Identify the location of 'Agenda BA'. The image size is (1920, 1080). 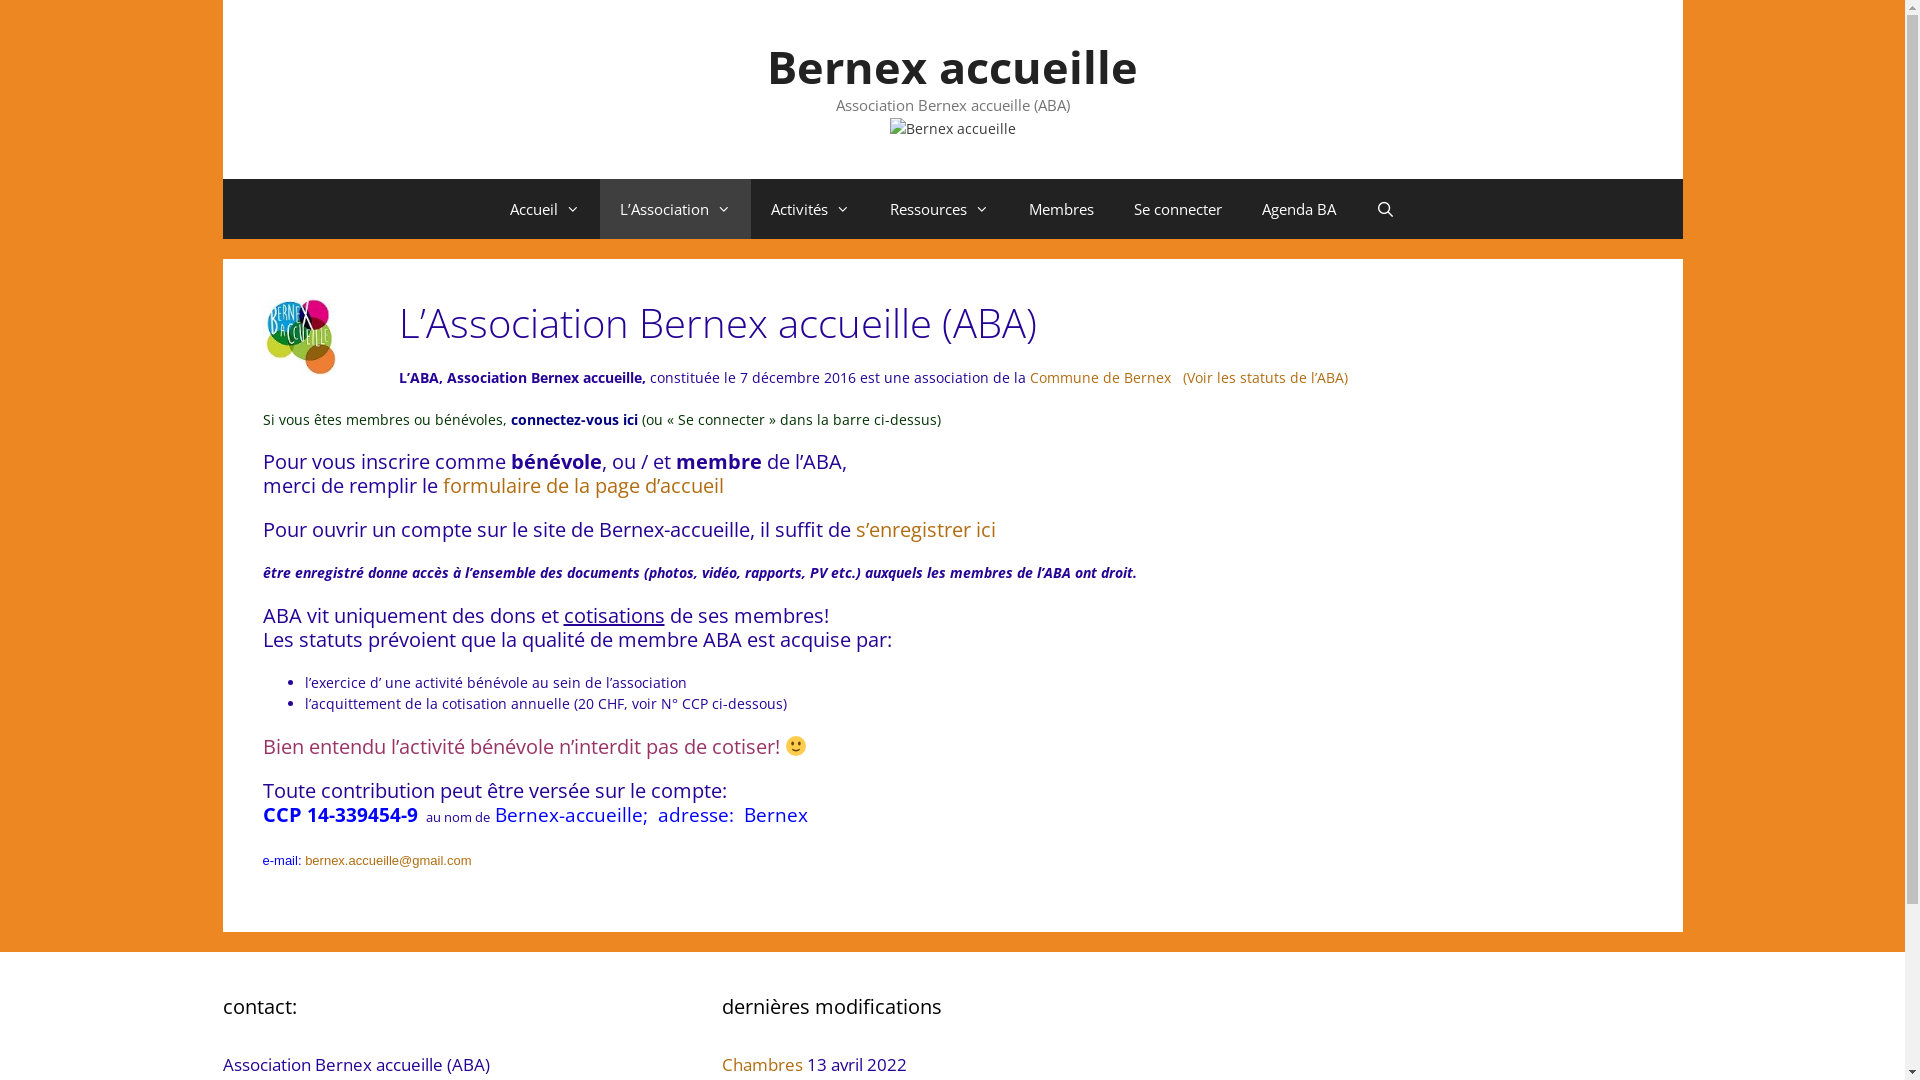
(1241, 208).